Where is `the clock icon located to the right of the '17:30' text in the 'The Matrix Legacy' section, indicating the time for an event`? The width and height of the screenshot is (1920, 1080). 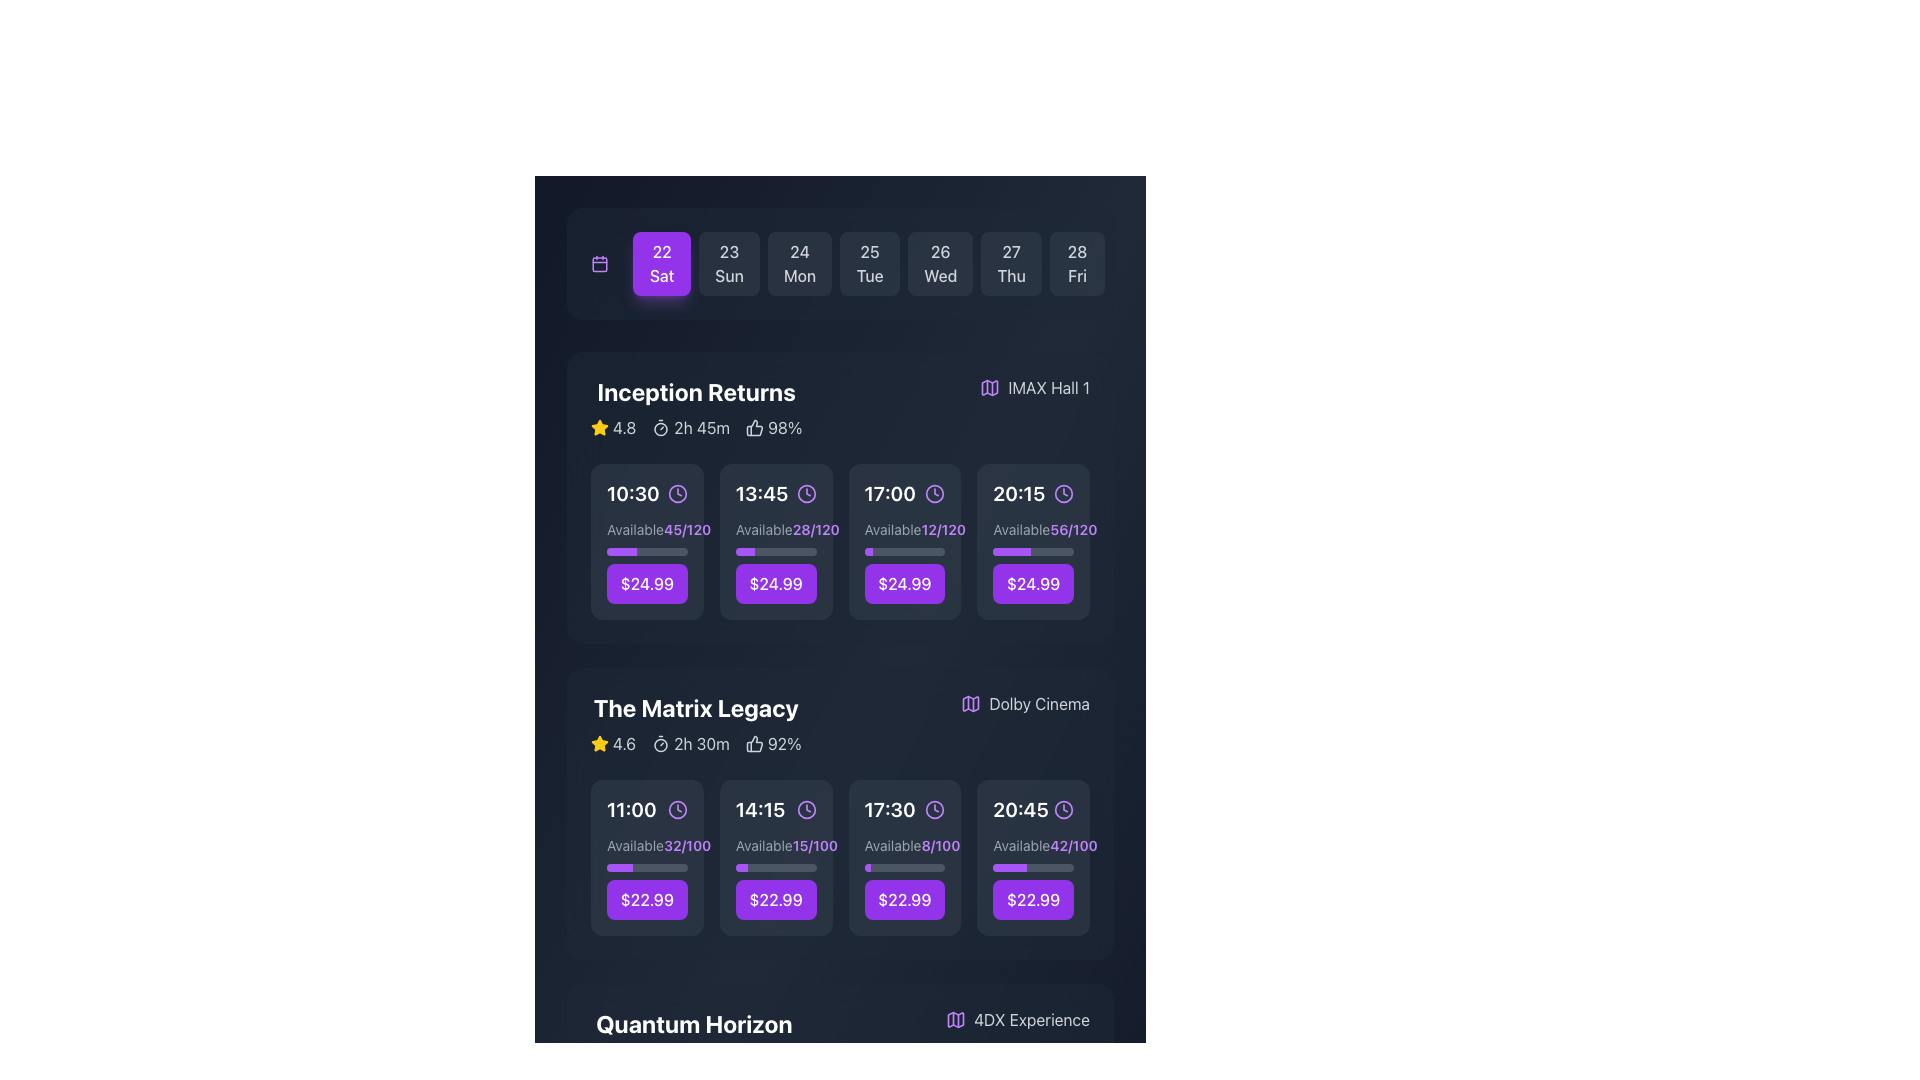 the clock icon located to the right of the '17:30' text in the 'The Matrix Legacy' section, indicating the time for an event is located at coordinates (934, 810).